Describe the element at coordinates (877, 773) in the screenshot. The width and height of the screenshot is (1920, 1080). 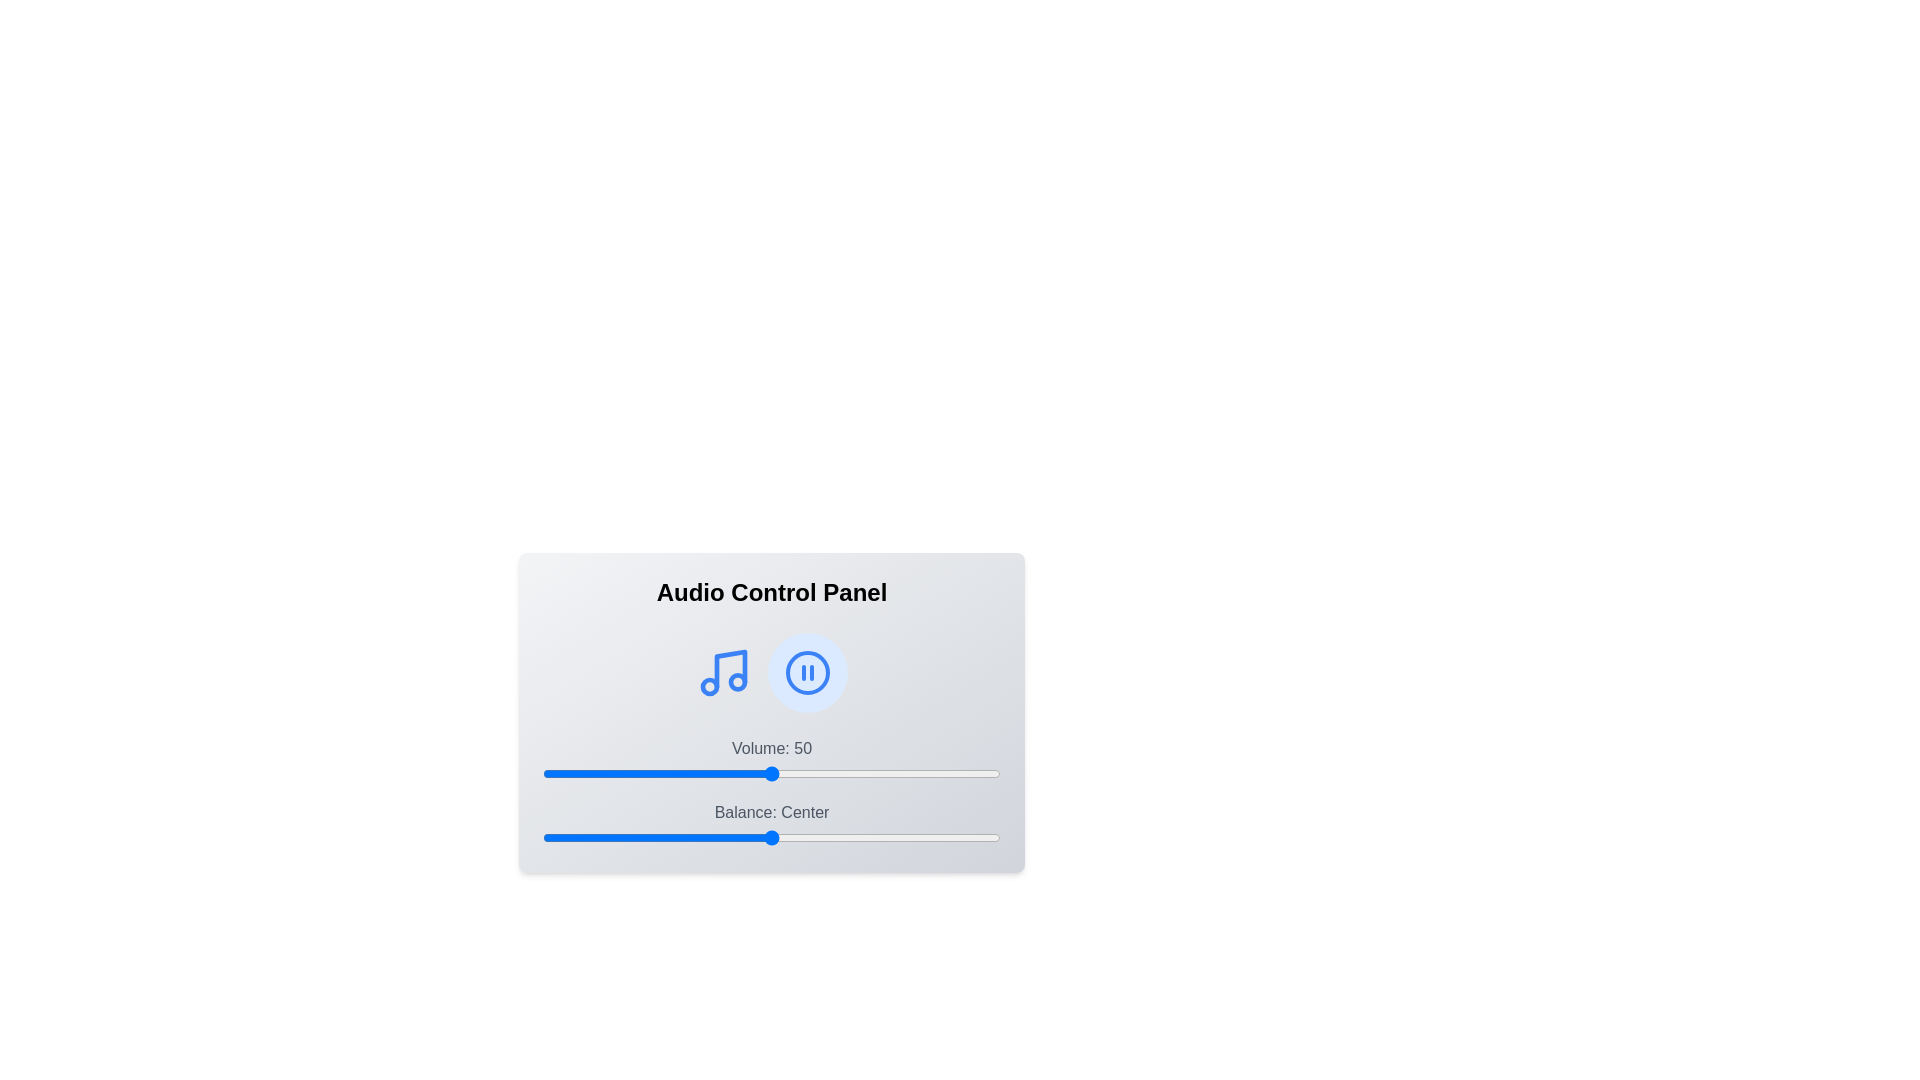
I see `the slider value` at that location.